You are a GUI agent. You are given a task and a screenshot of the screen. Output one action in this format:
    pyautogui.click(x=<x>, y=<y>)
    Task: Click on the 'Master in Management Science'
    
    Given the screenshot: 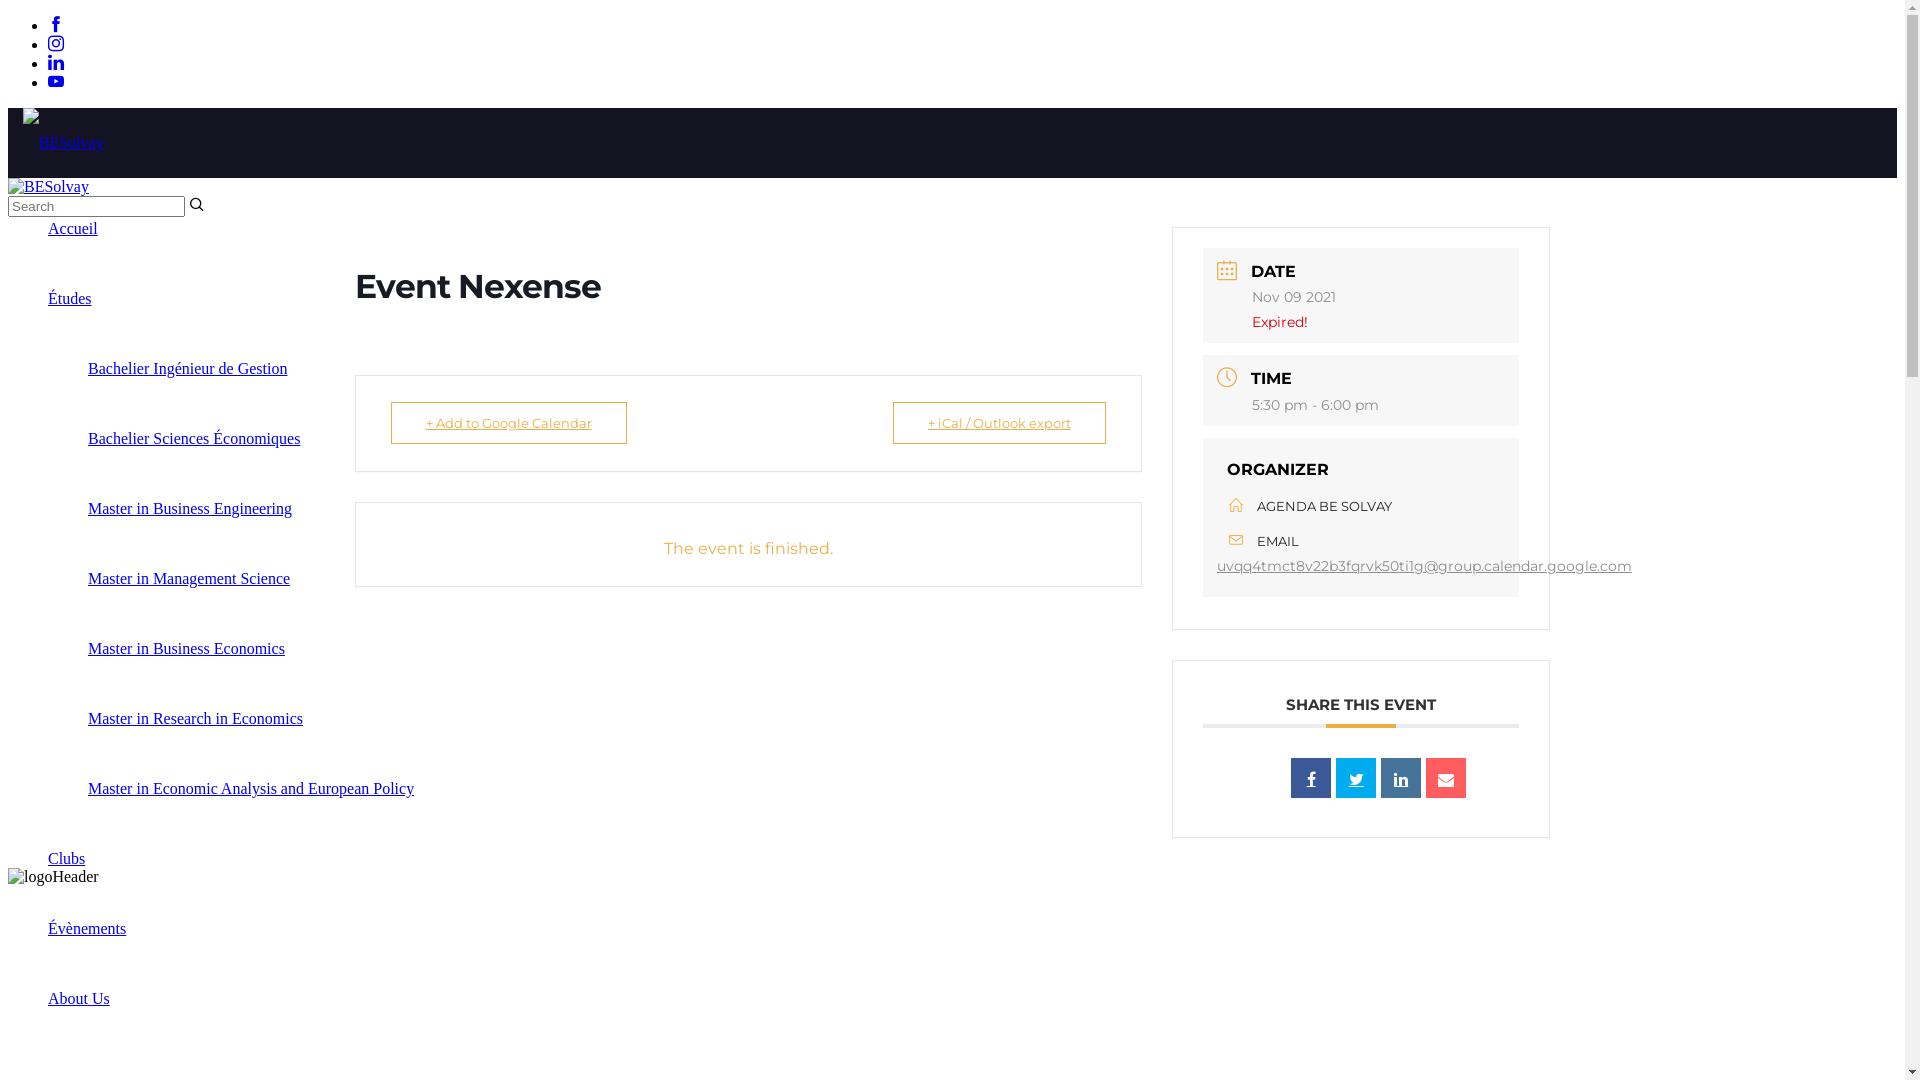 What is the action you would take?
    pyautogui.click(x=188, y=578)
    